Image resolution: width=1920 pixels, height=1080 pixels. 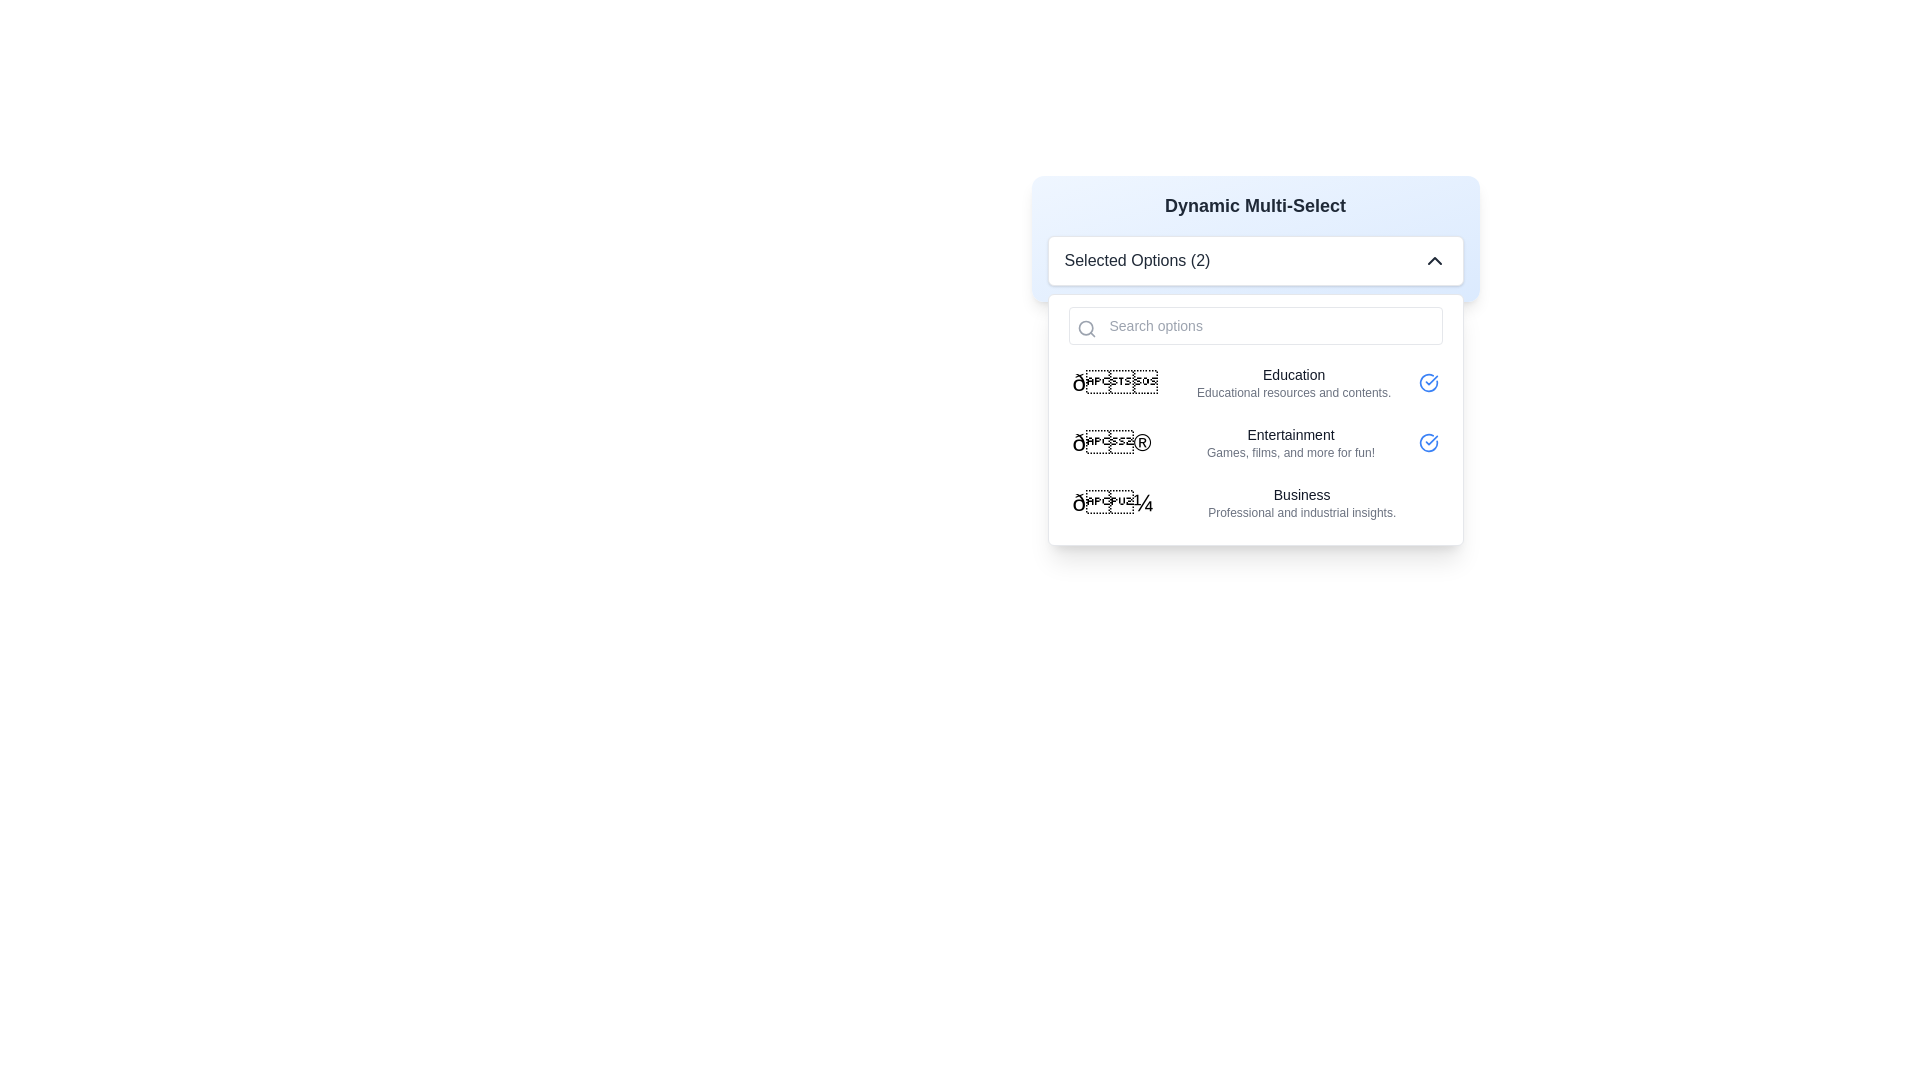 I want to click on the static text label that reads 'Games, films, and more for fun!', which is positioned below the title 'Entertainment' in the dropdown list labeled 'Dynamic Multi-Select', so click(x=1291, y=452).